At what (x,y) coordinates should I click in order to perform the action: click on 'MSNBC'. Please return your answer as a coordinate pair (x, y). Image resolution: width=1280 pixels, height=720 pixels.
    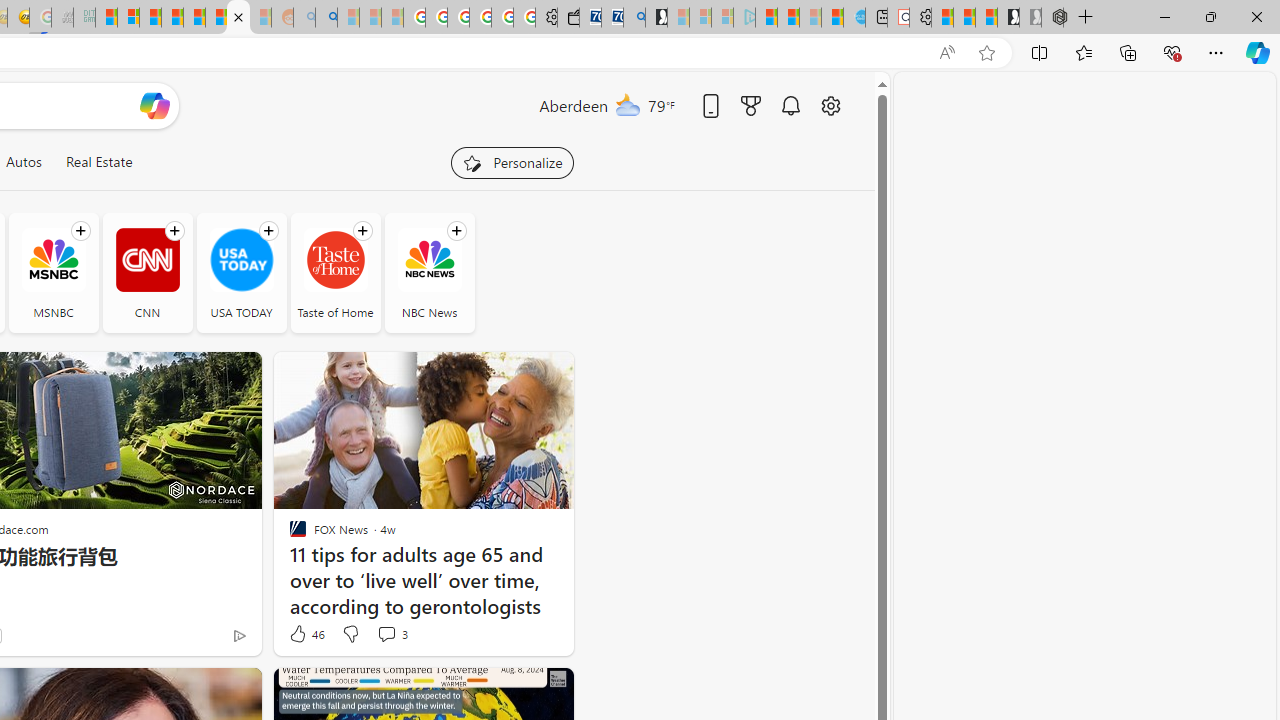
    Looking at the image, I should click on (53, 259).